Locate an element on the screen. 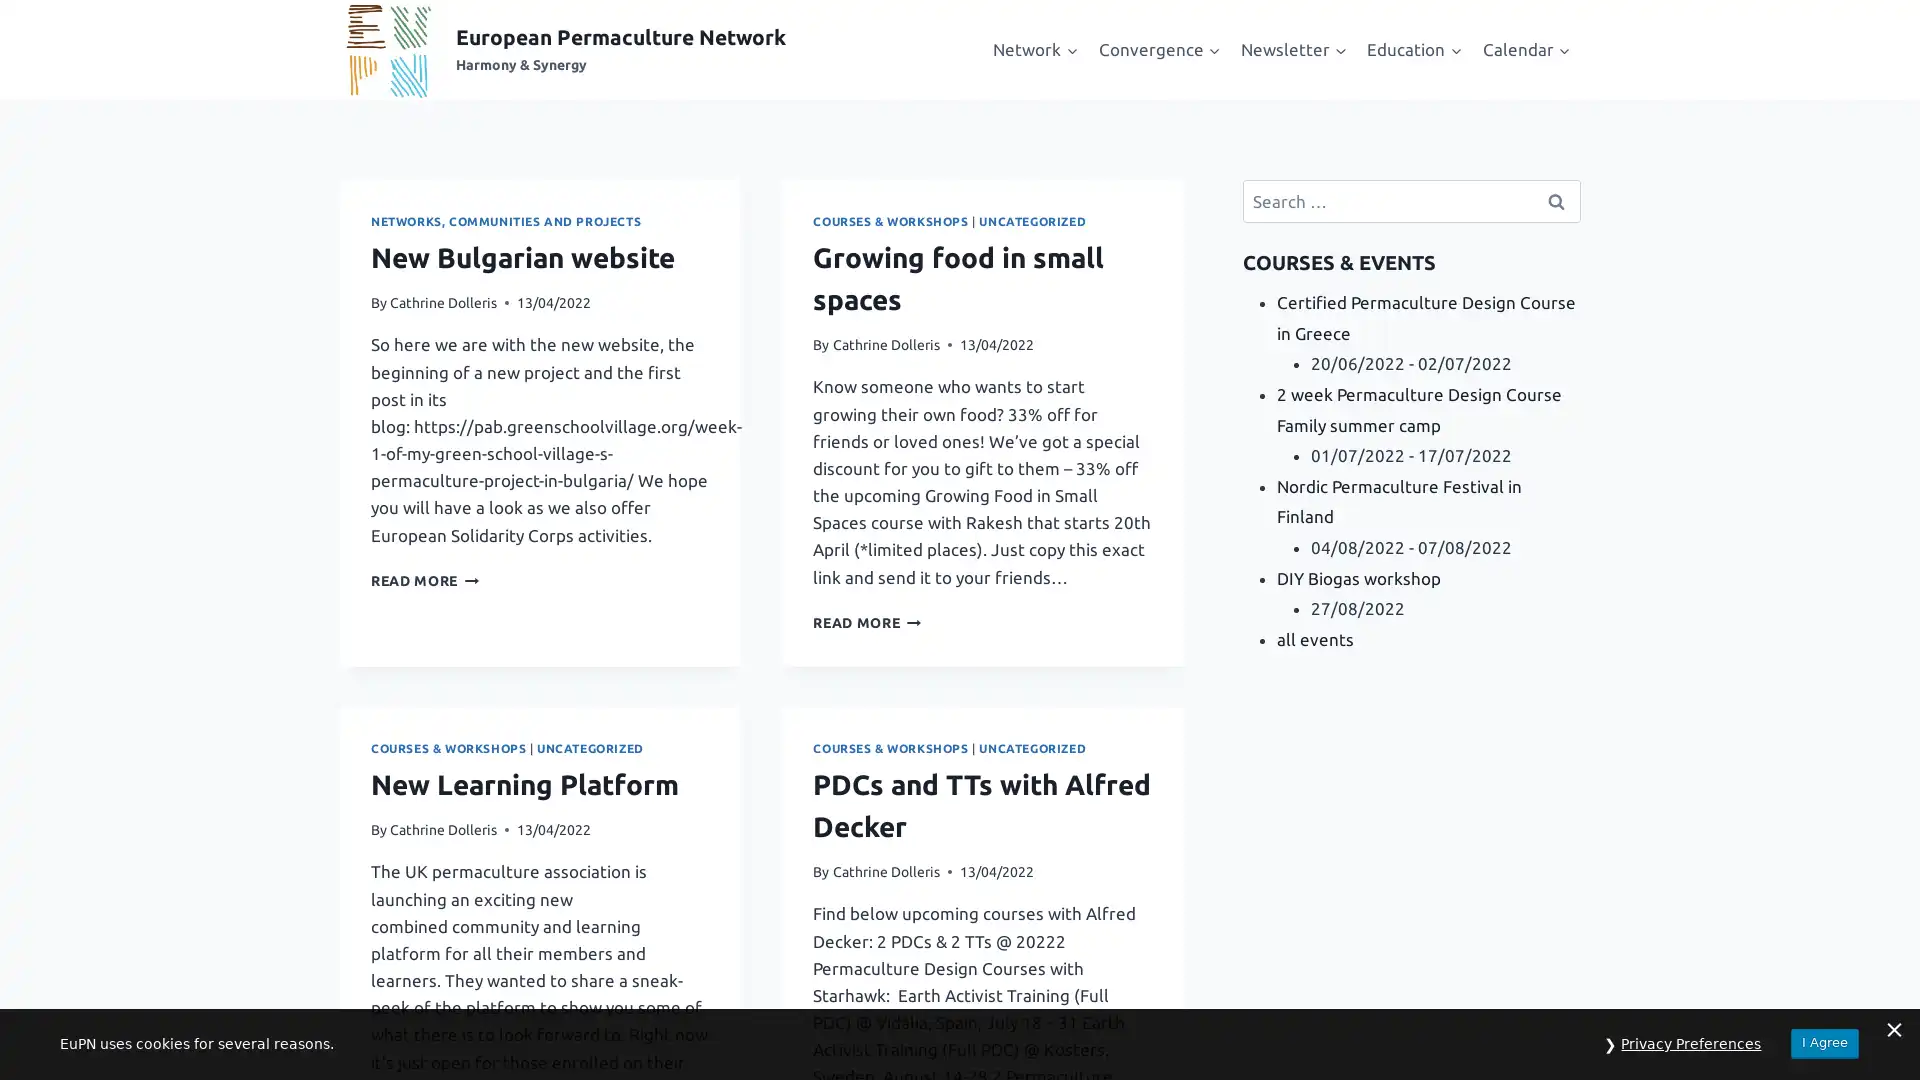  Search is located at coordinates (1554, 200).